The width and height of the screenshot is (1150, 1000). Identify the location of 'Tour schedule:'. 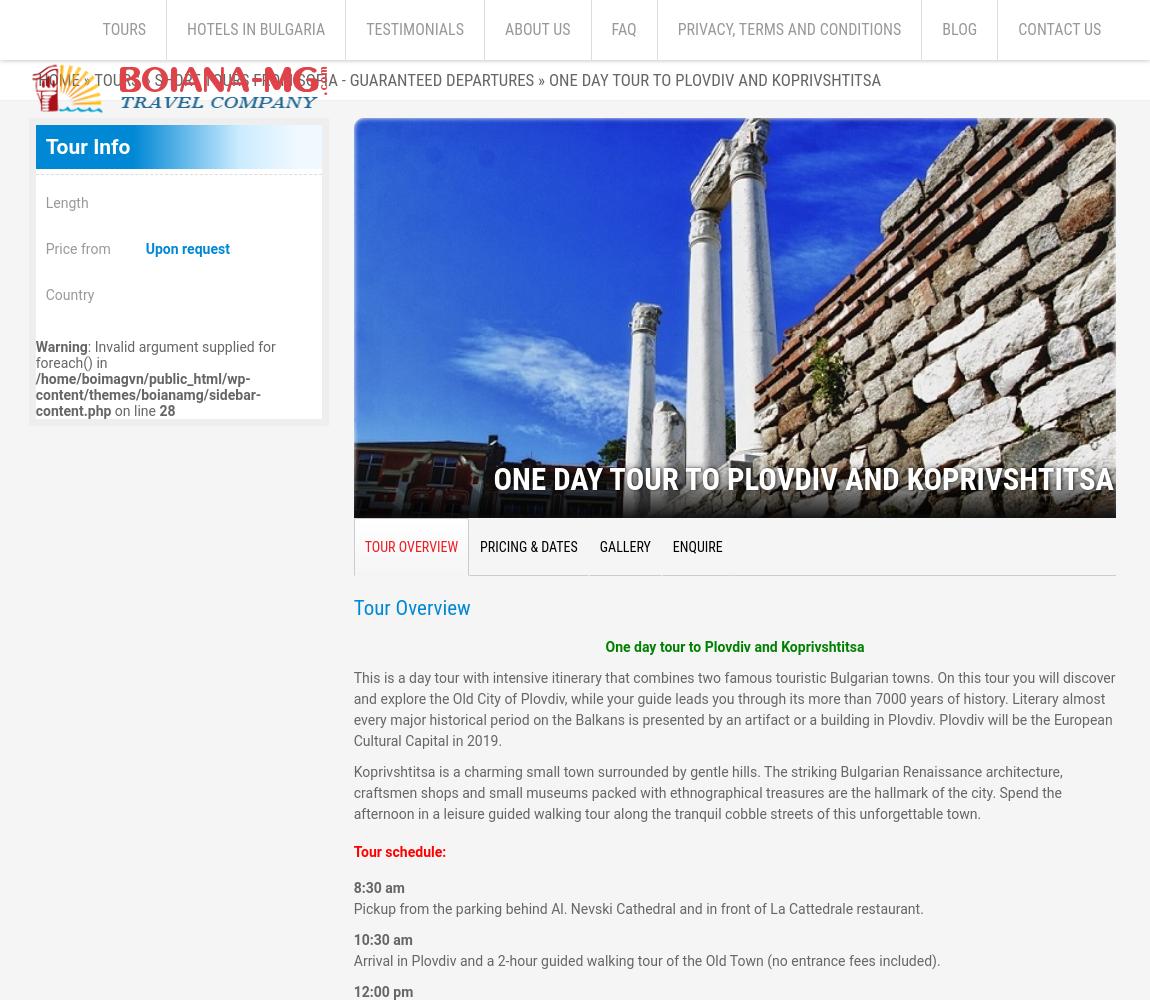
(399, 850).